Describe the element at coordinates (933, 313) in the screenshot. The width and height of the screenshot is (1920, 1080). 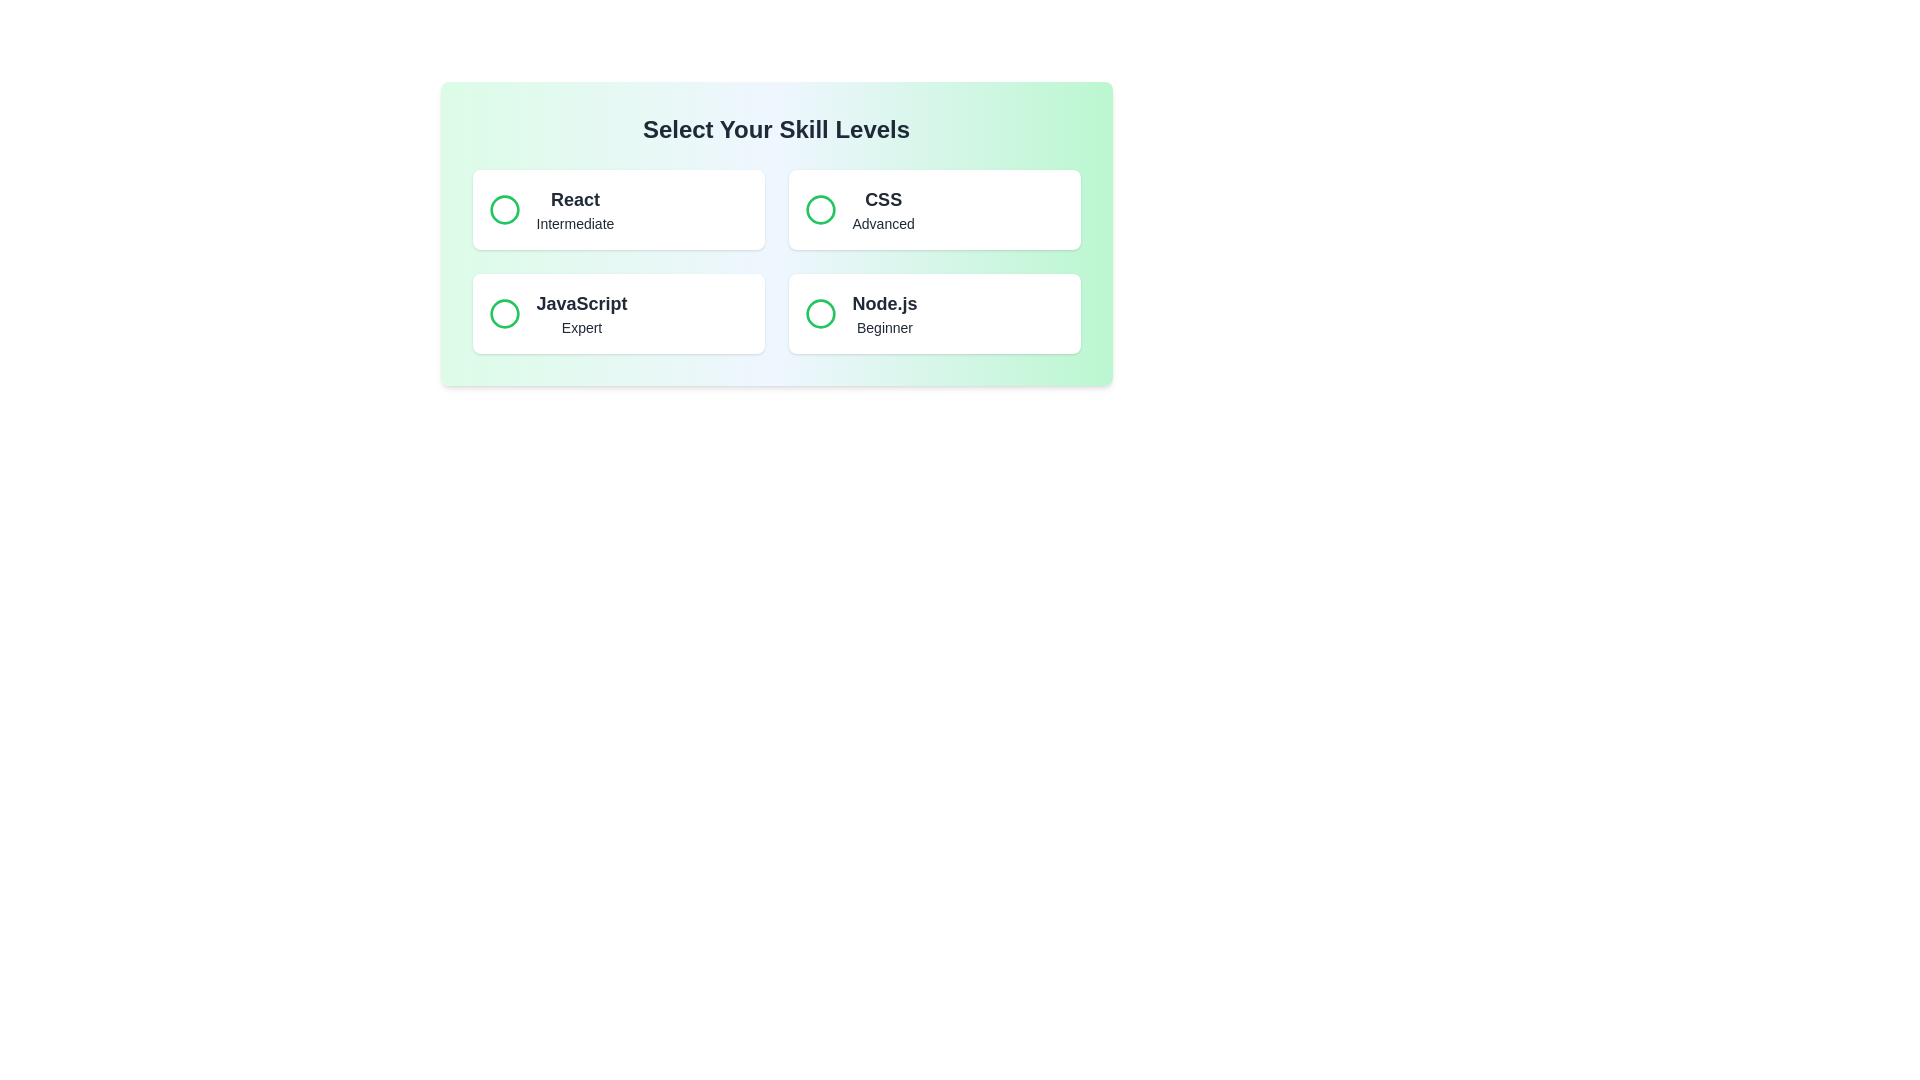
I see `the button representing Node.js to observe the visual feedback` at that location.